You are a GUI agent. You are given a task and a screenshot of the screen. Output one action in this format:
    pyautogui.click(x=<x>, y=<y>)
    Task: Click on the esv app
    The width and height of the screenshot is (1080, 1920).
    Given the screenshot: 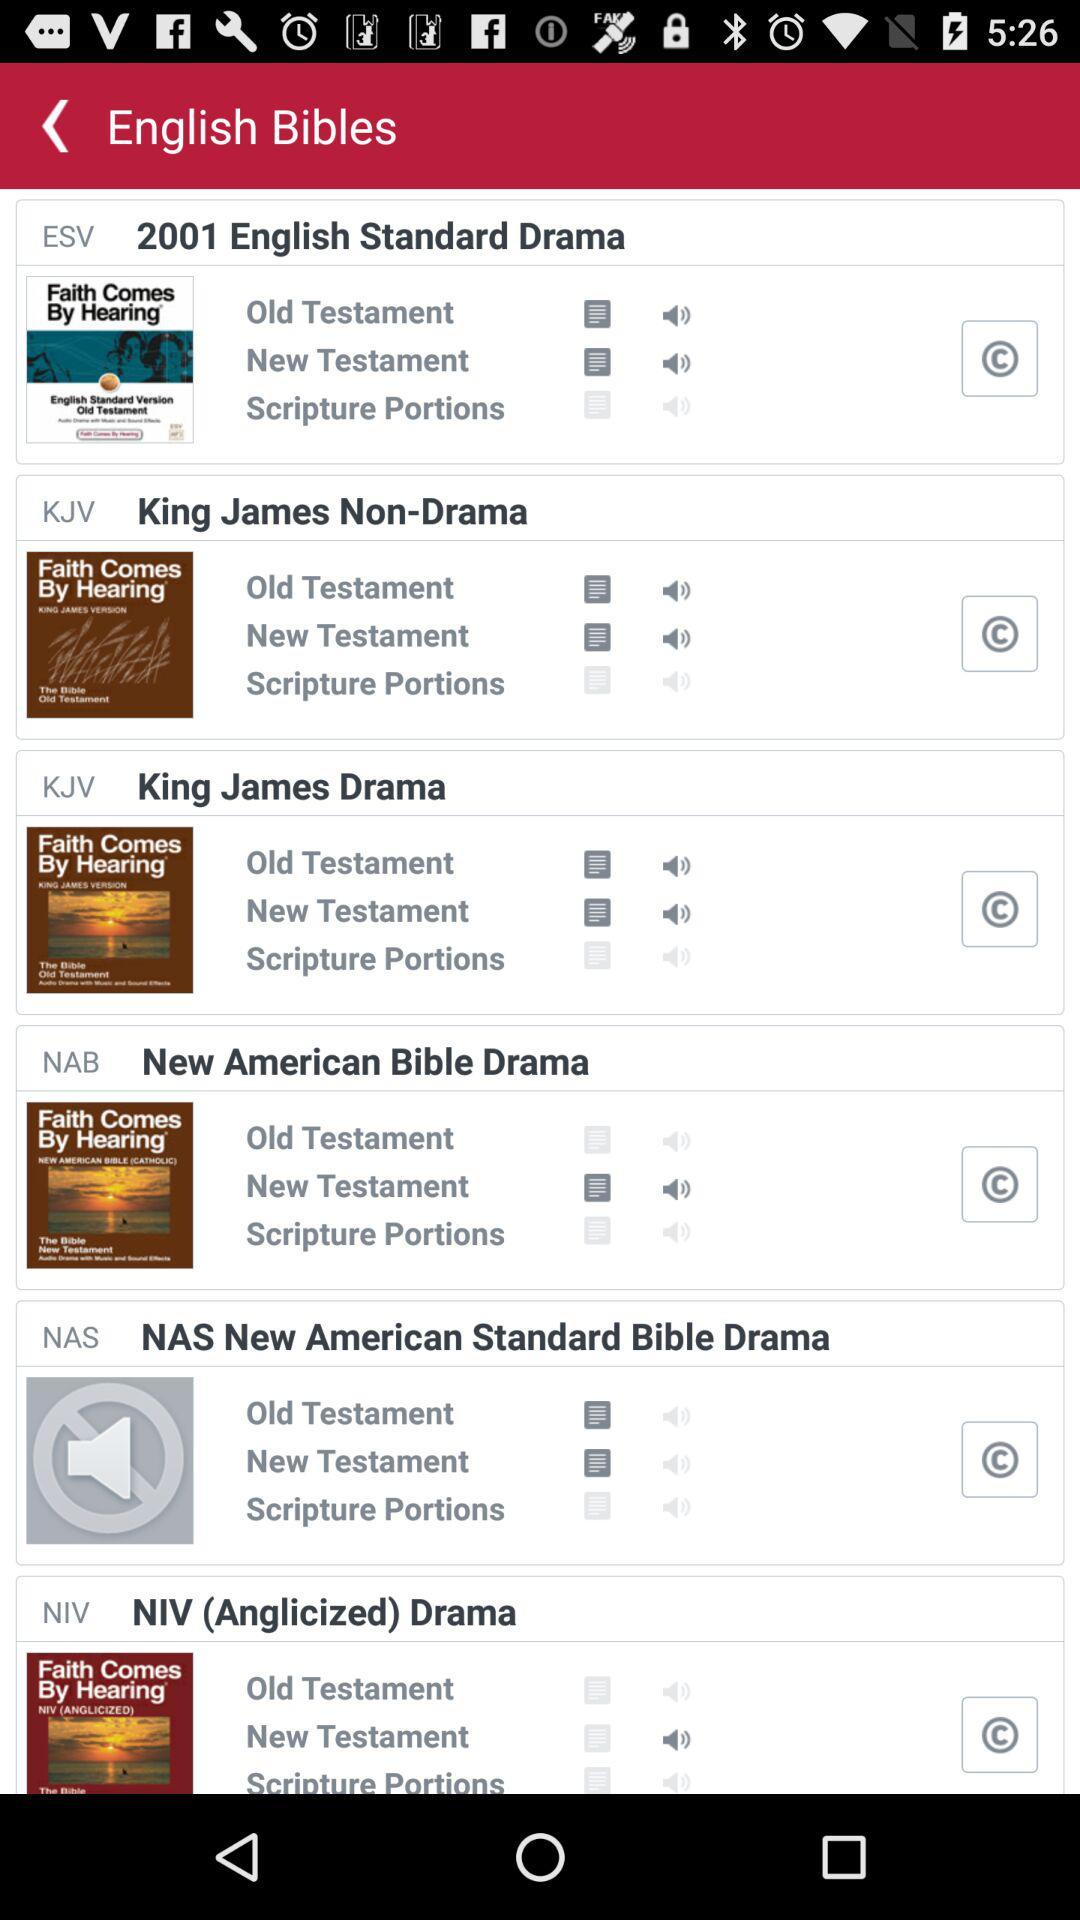 What is the action you would take?
    pyautogui.click(x=67, y=235)
    